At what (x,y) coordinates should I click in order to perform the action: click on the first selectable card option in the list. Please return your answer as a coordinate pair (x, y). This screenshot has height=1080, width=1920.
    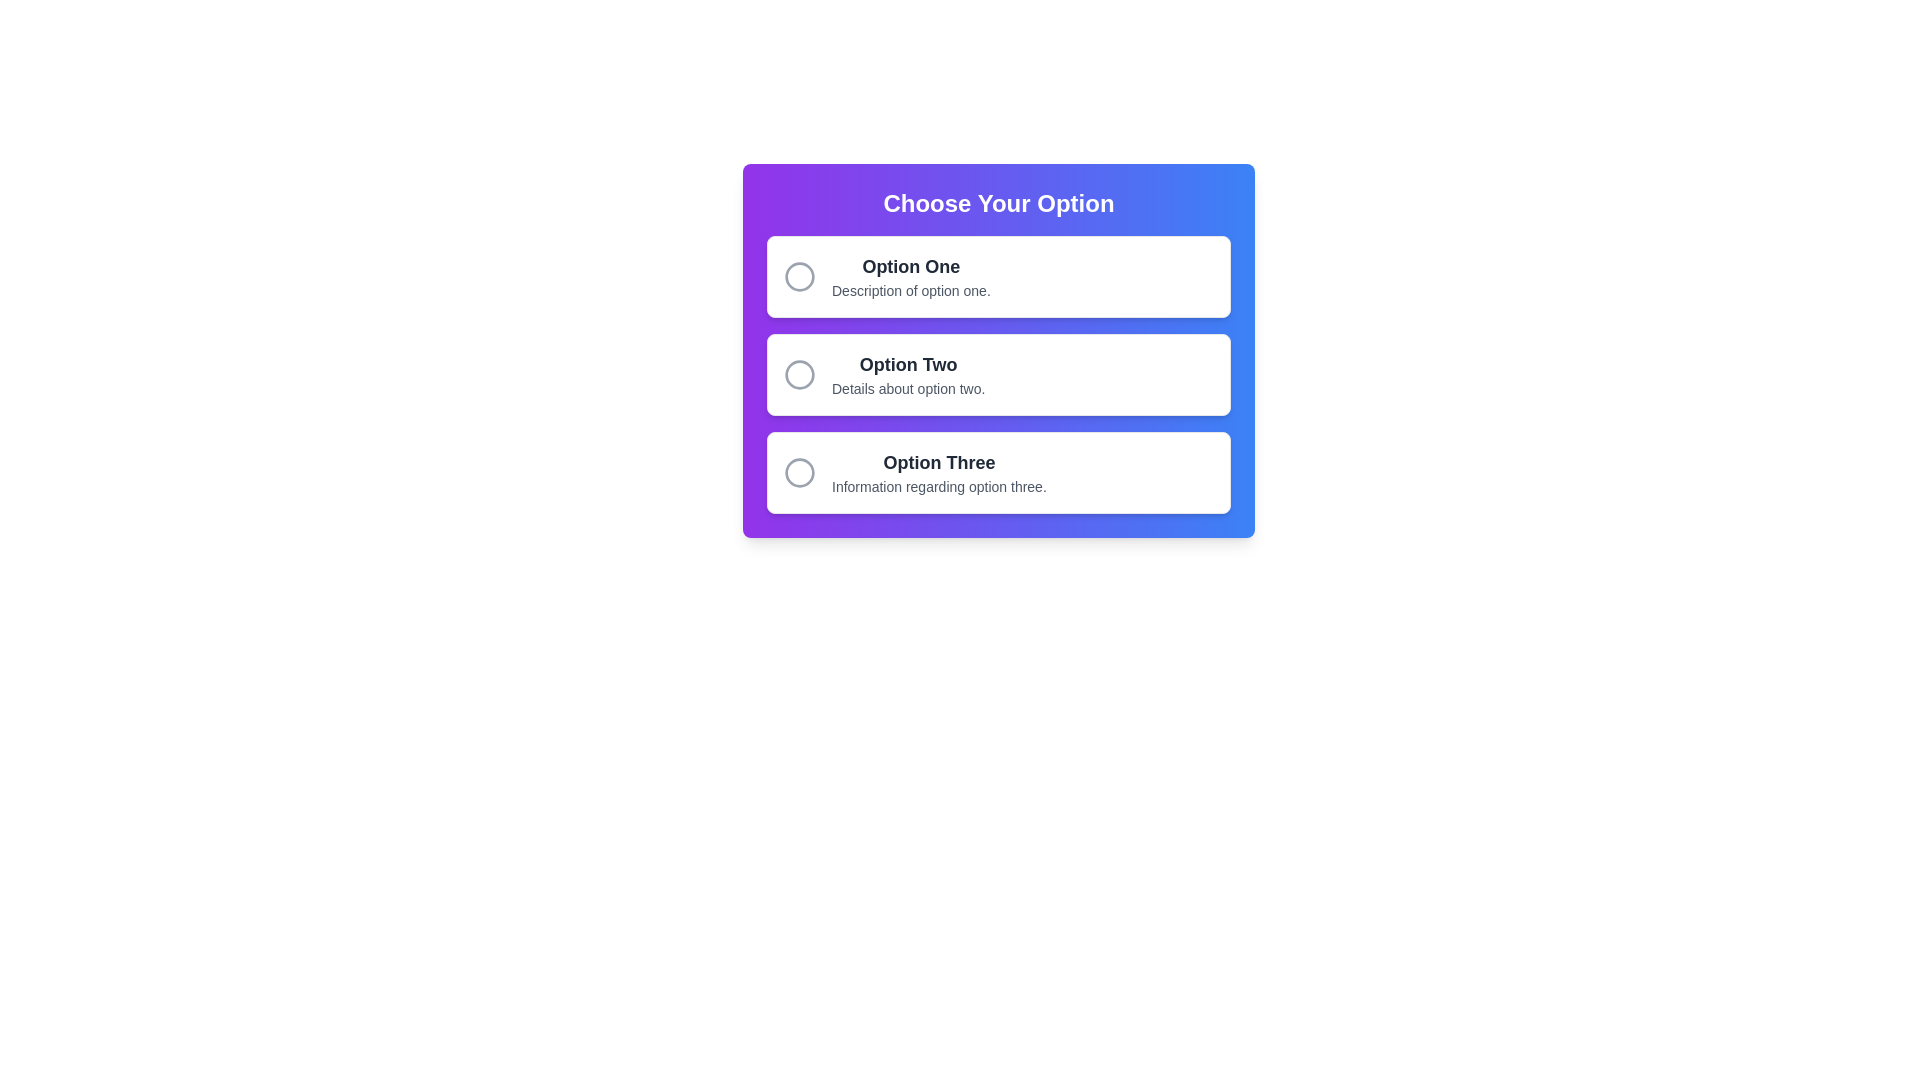
    Looking at the image, I should click on (998, 277).